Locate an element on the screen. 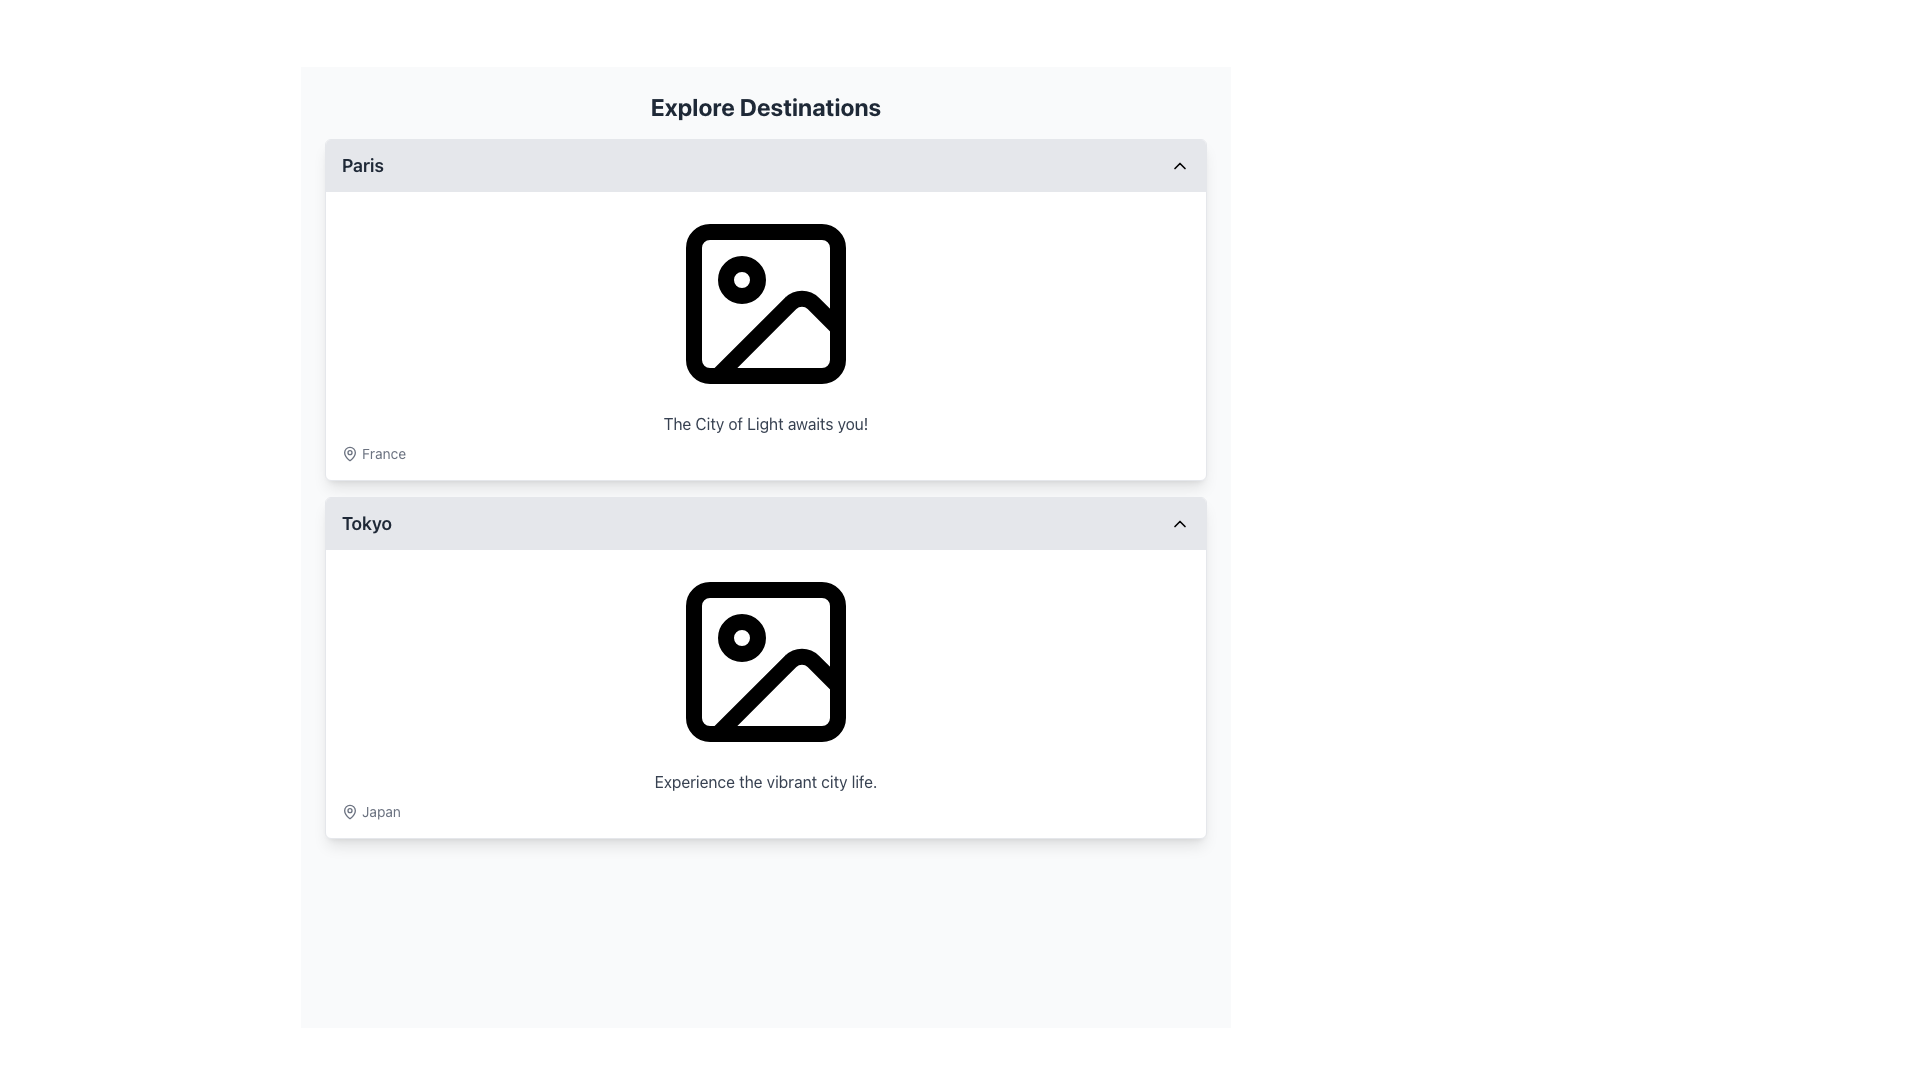 The width and height of the screenshot is (1920, 1080). the small, rounded corner SVG rectangle located in the upper card section labeled 'Paris', positioned above the text 'The City of Light awaits you' is located at coordinates (765, 304).